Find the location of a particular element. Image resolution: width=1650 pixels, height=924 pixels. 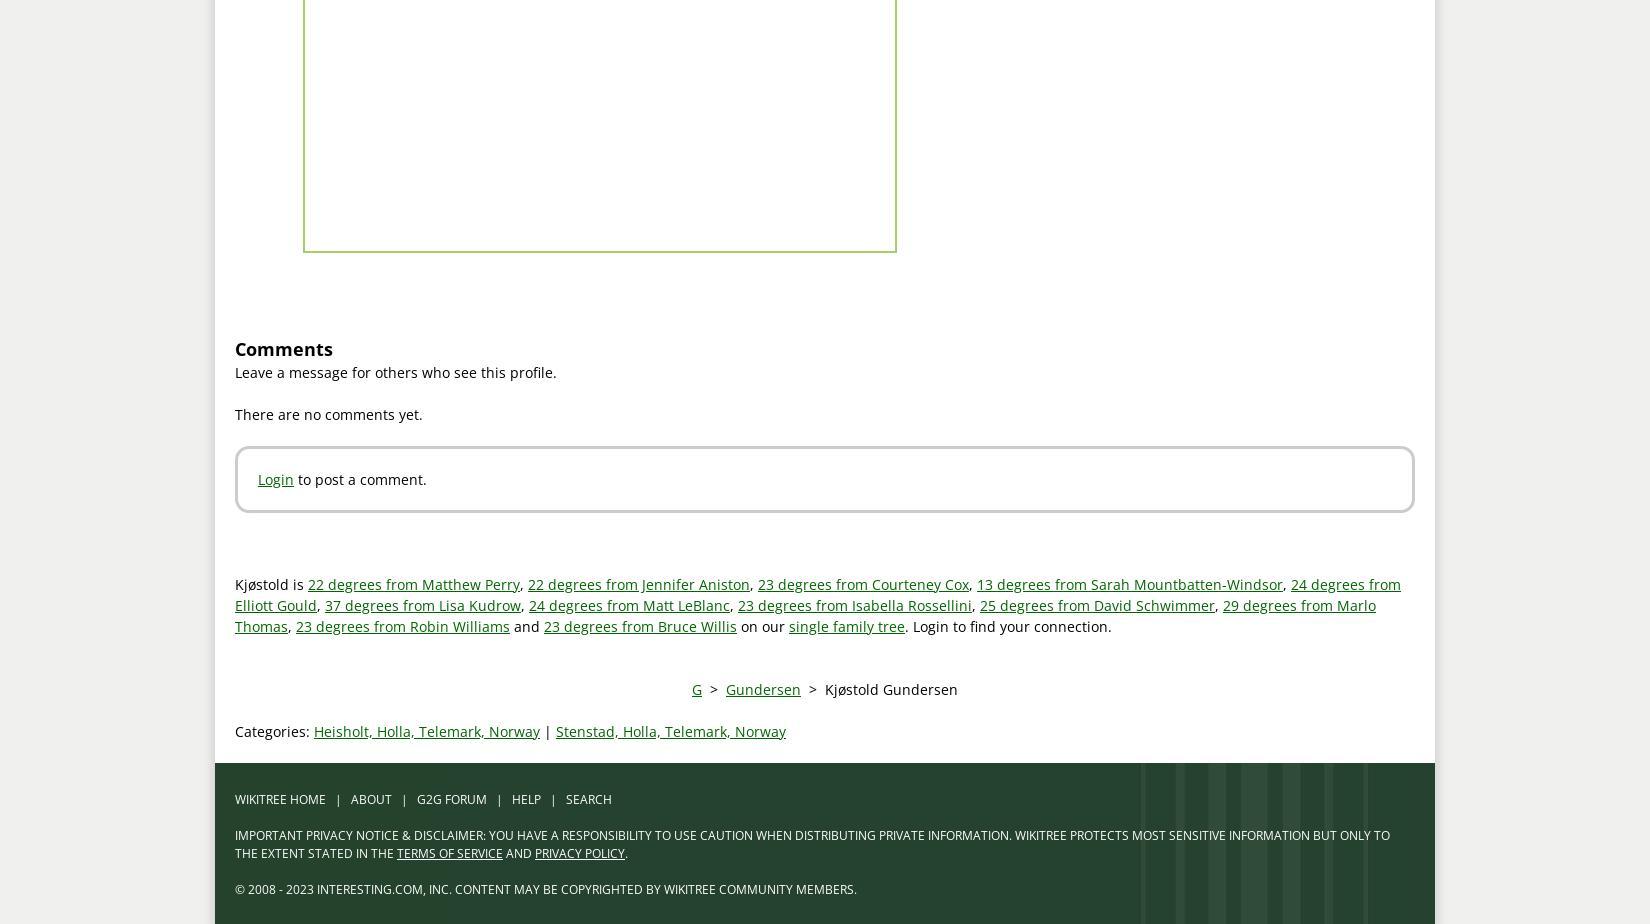

'Categories:' is located at coordinates (234, 730).